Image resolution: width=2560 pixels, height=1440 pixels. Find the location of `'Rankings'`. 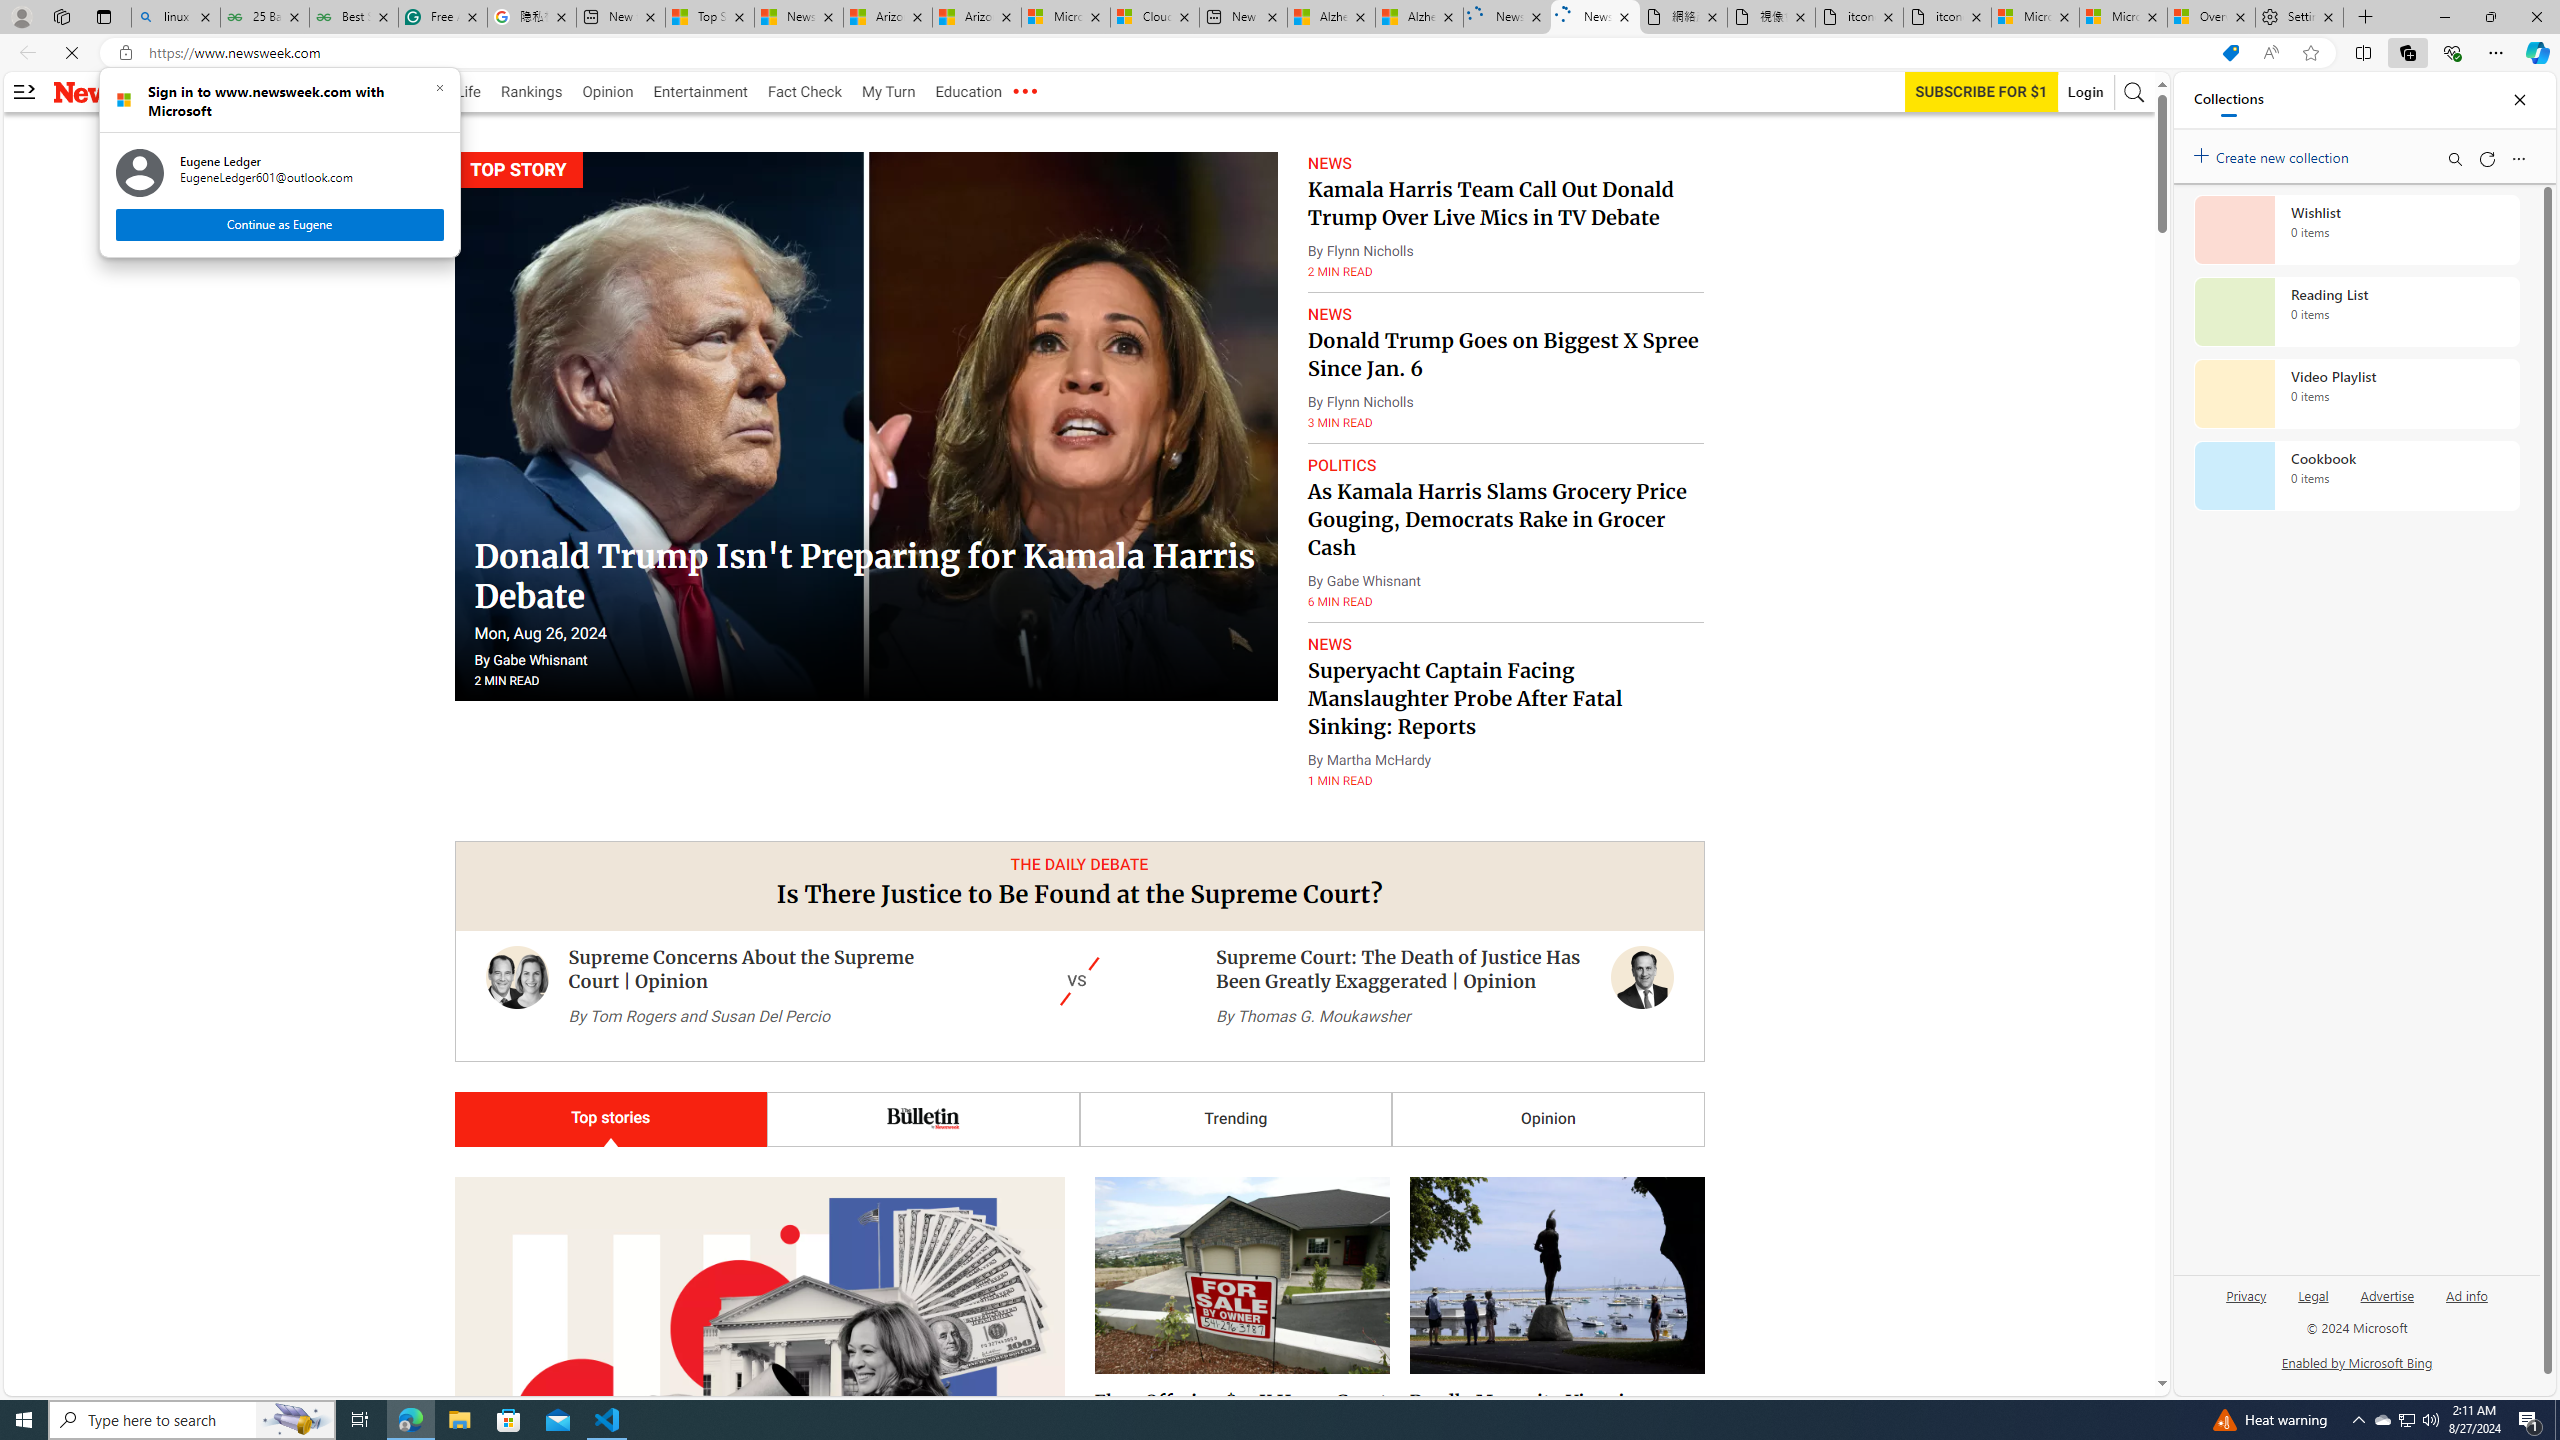

'Rankings' is located at coordinates (531, 91).